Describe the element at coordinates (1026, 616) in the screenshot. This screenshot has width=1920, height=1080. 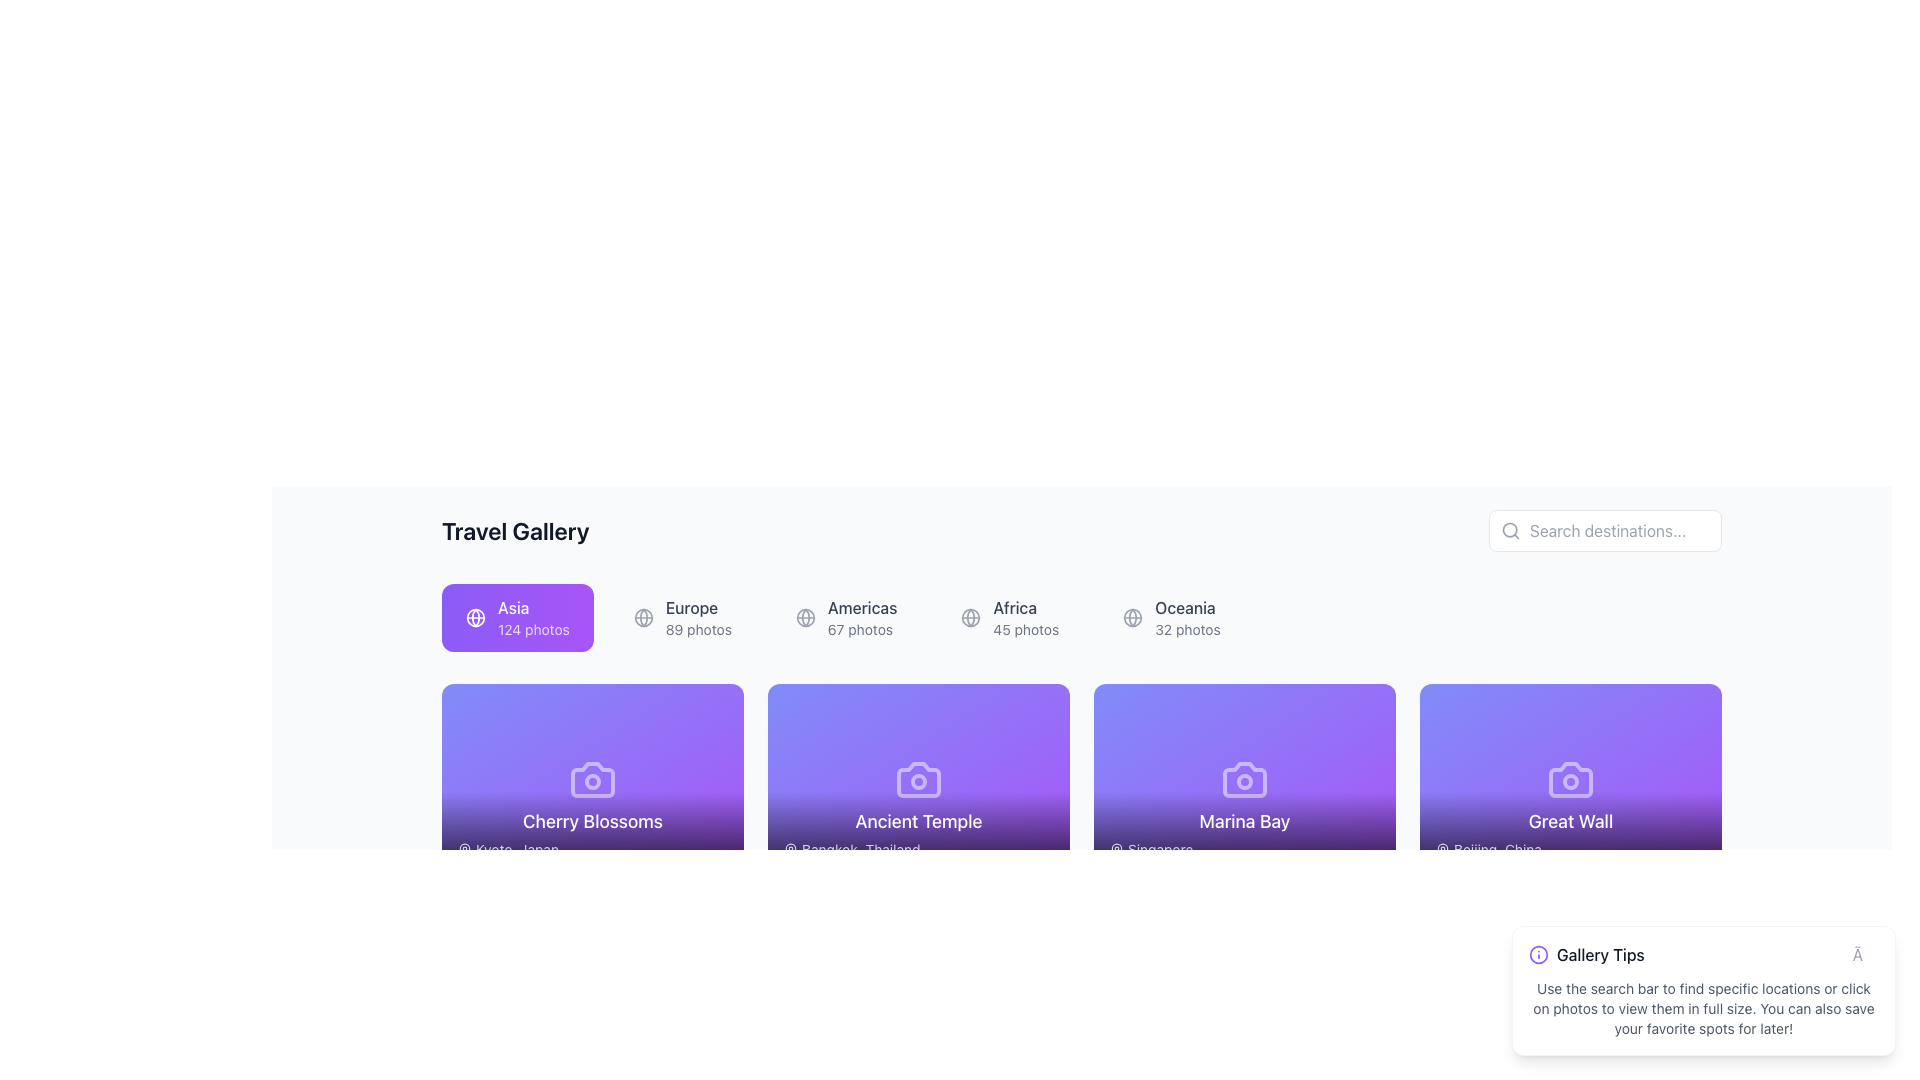
I see `the 'Africa' category filter label to filter photos related to Africa, which is styled in bold above '45 photos' and positioned in the upper-middle part of the interface` at that location.